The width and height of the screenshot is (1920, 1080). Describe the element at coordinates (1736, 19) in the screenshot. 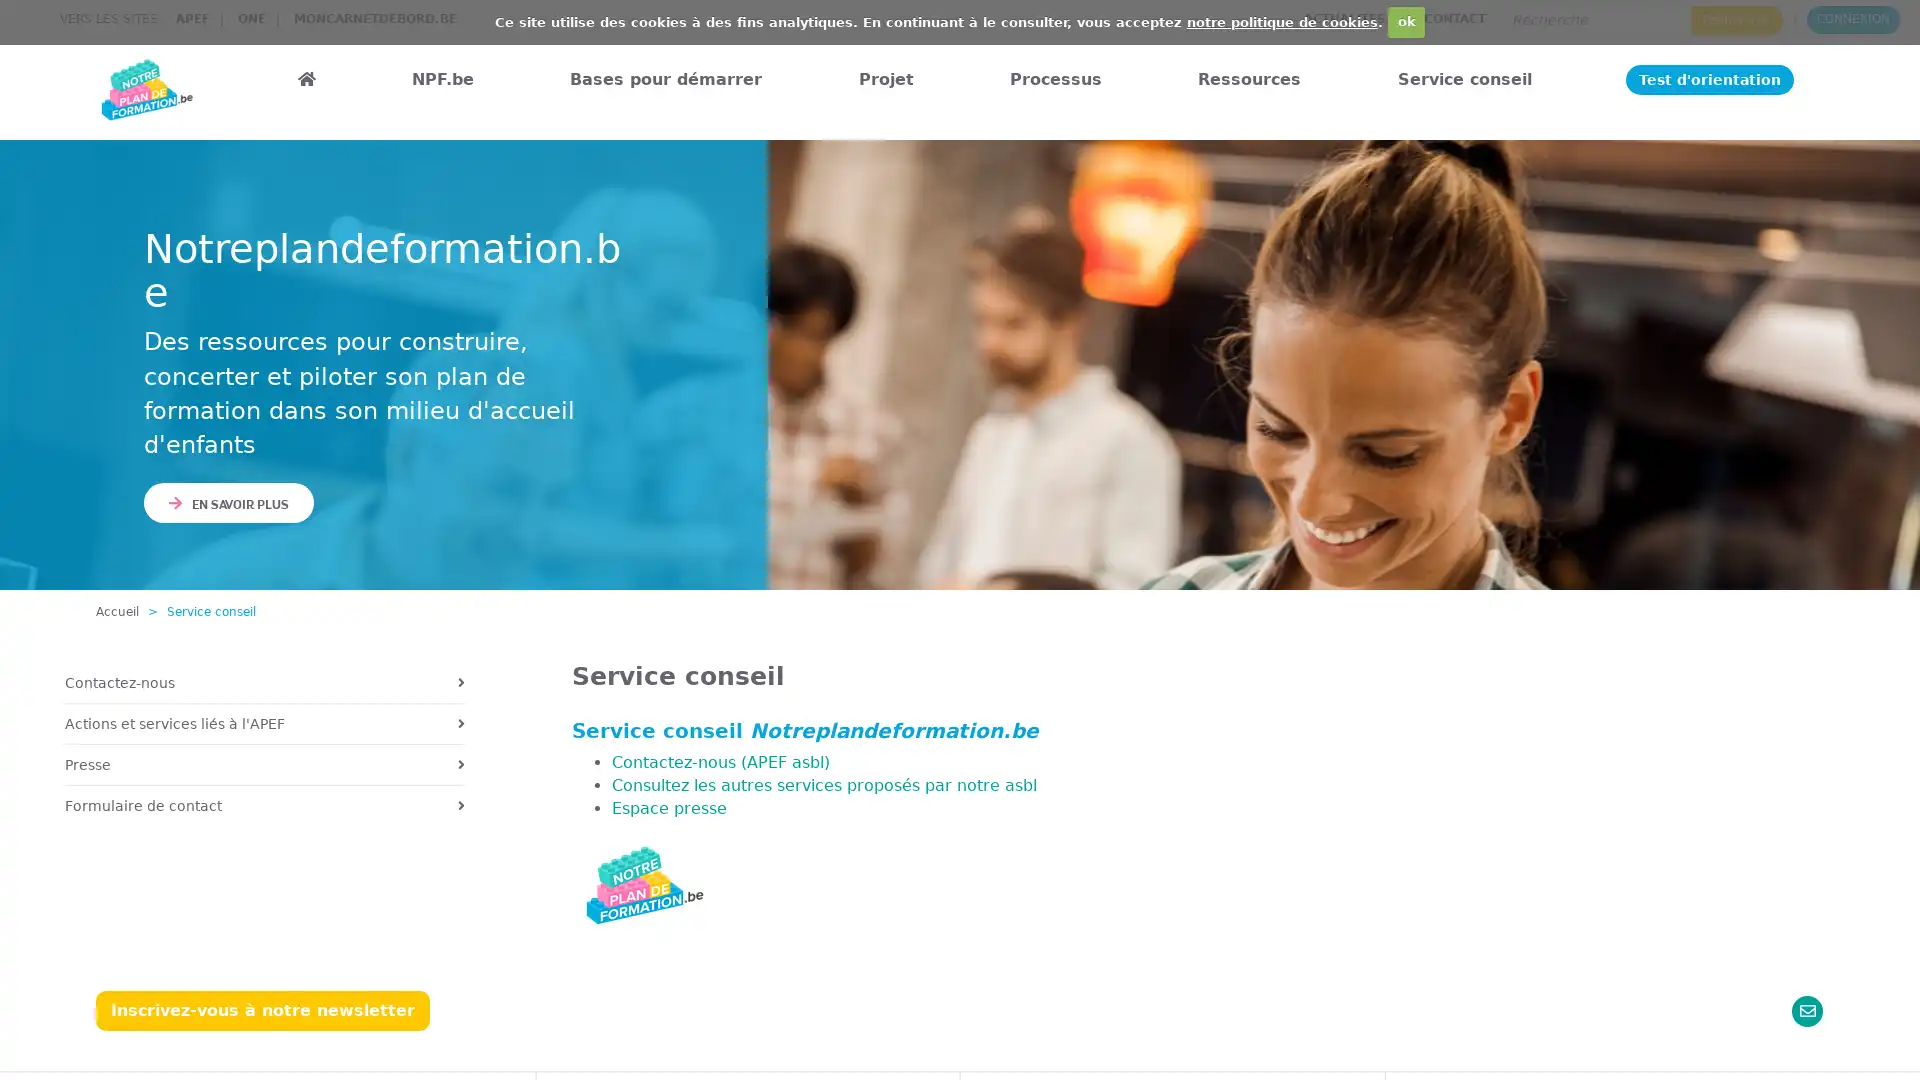

I see `Rechercher` at that location.